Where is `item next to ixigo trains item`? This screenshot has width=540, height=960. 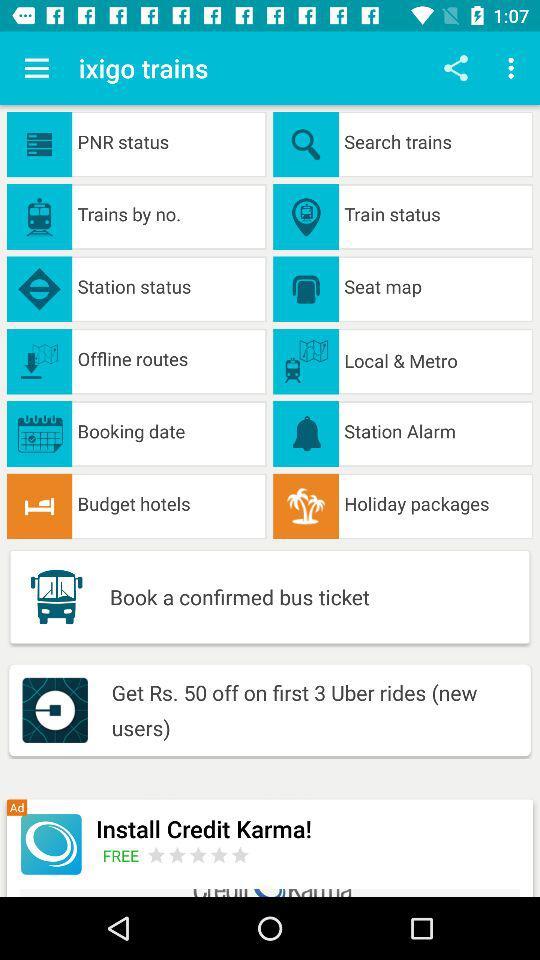 item next to ixigo trains item is located at coordinates (36, 68).